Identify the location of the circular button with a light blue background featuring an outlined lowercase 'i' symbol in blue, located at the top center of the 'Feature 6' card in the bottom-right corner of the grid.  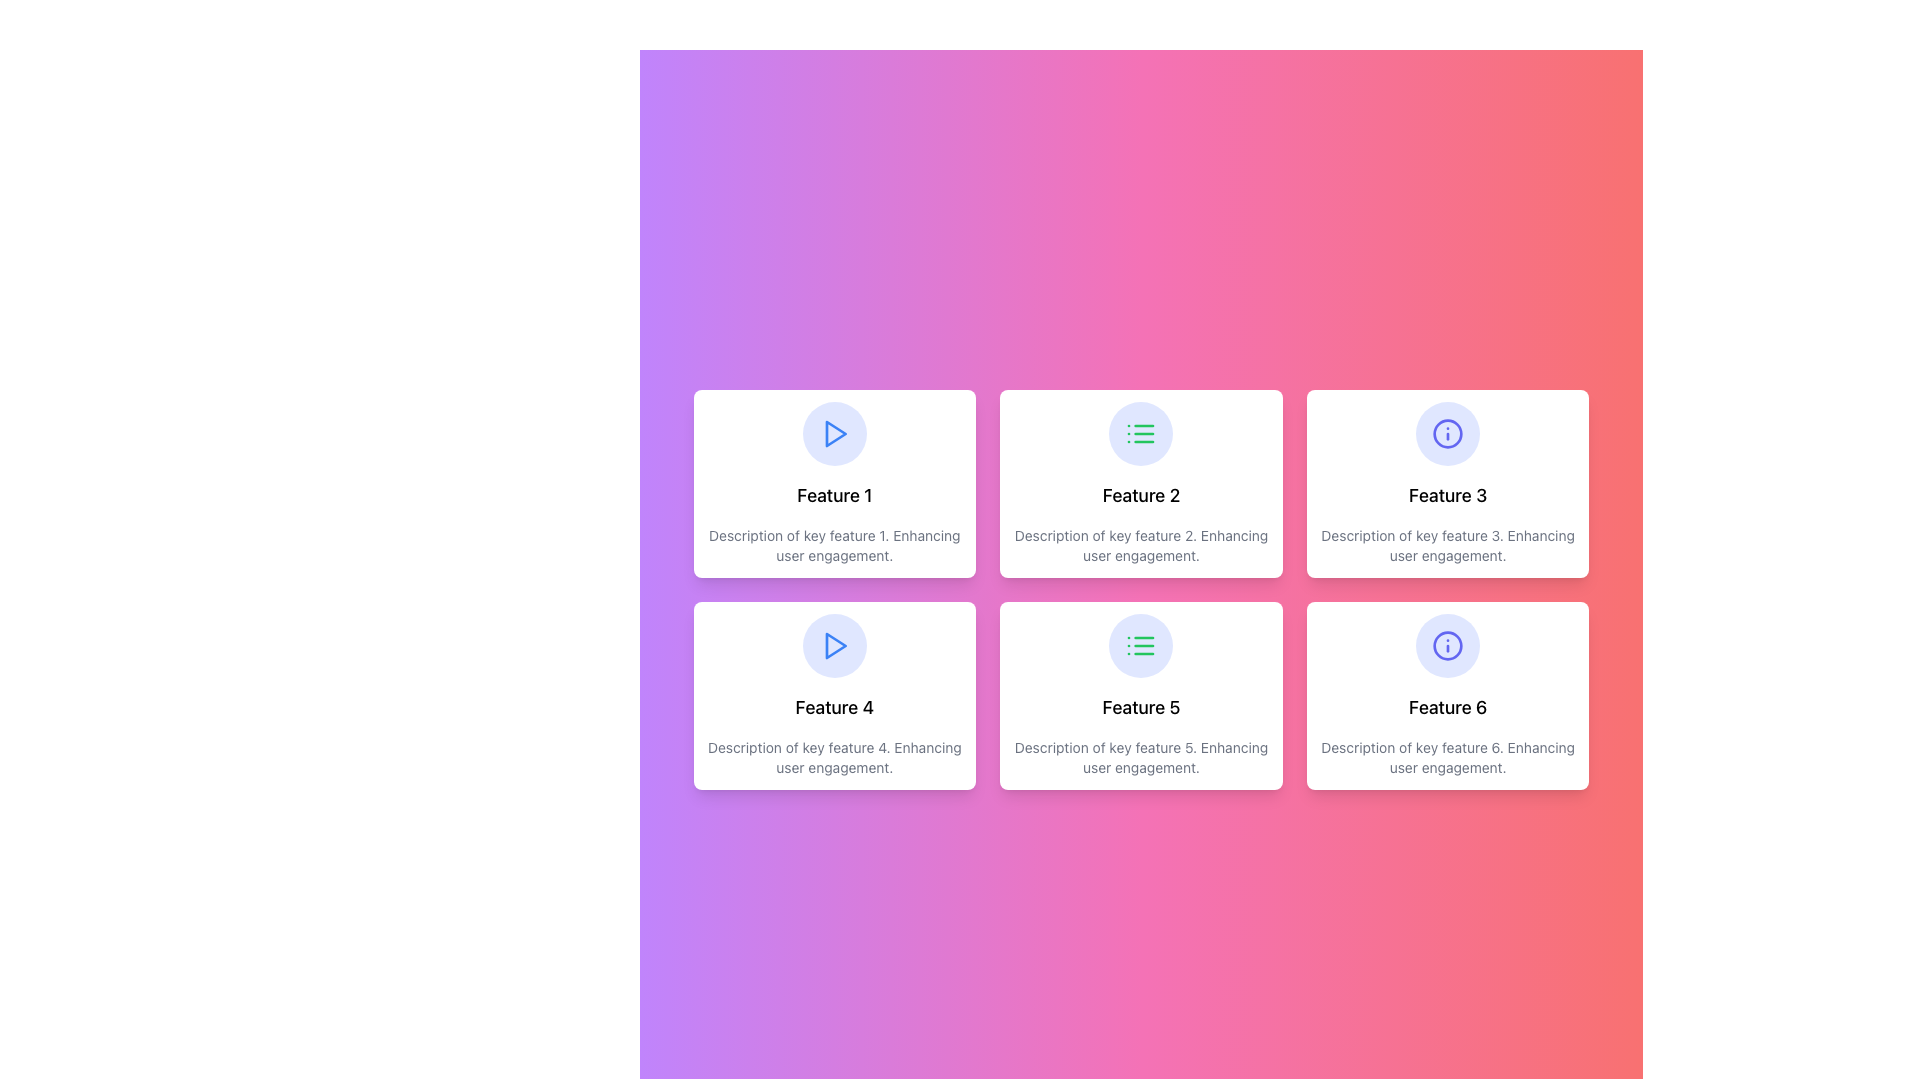
(1448, 645).